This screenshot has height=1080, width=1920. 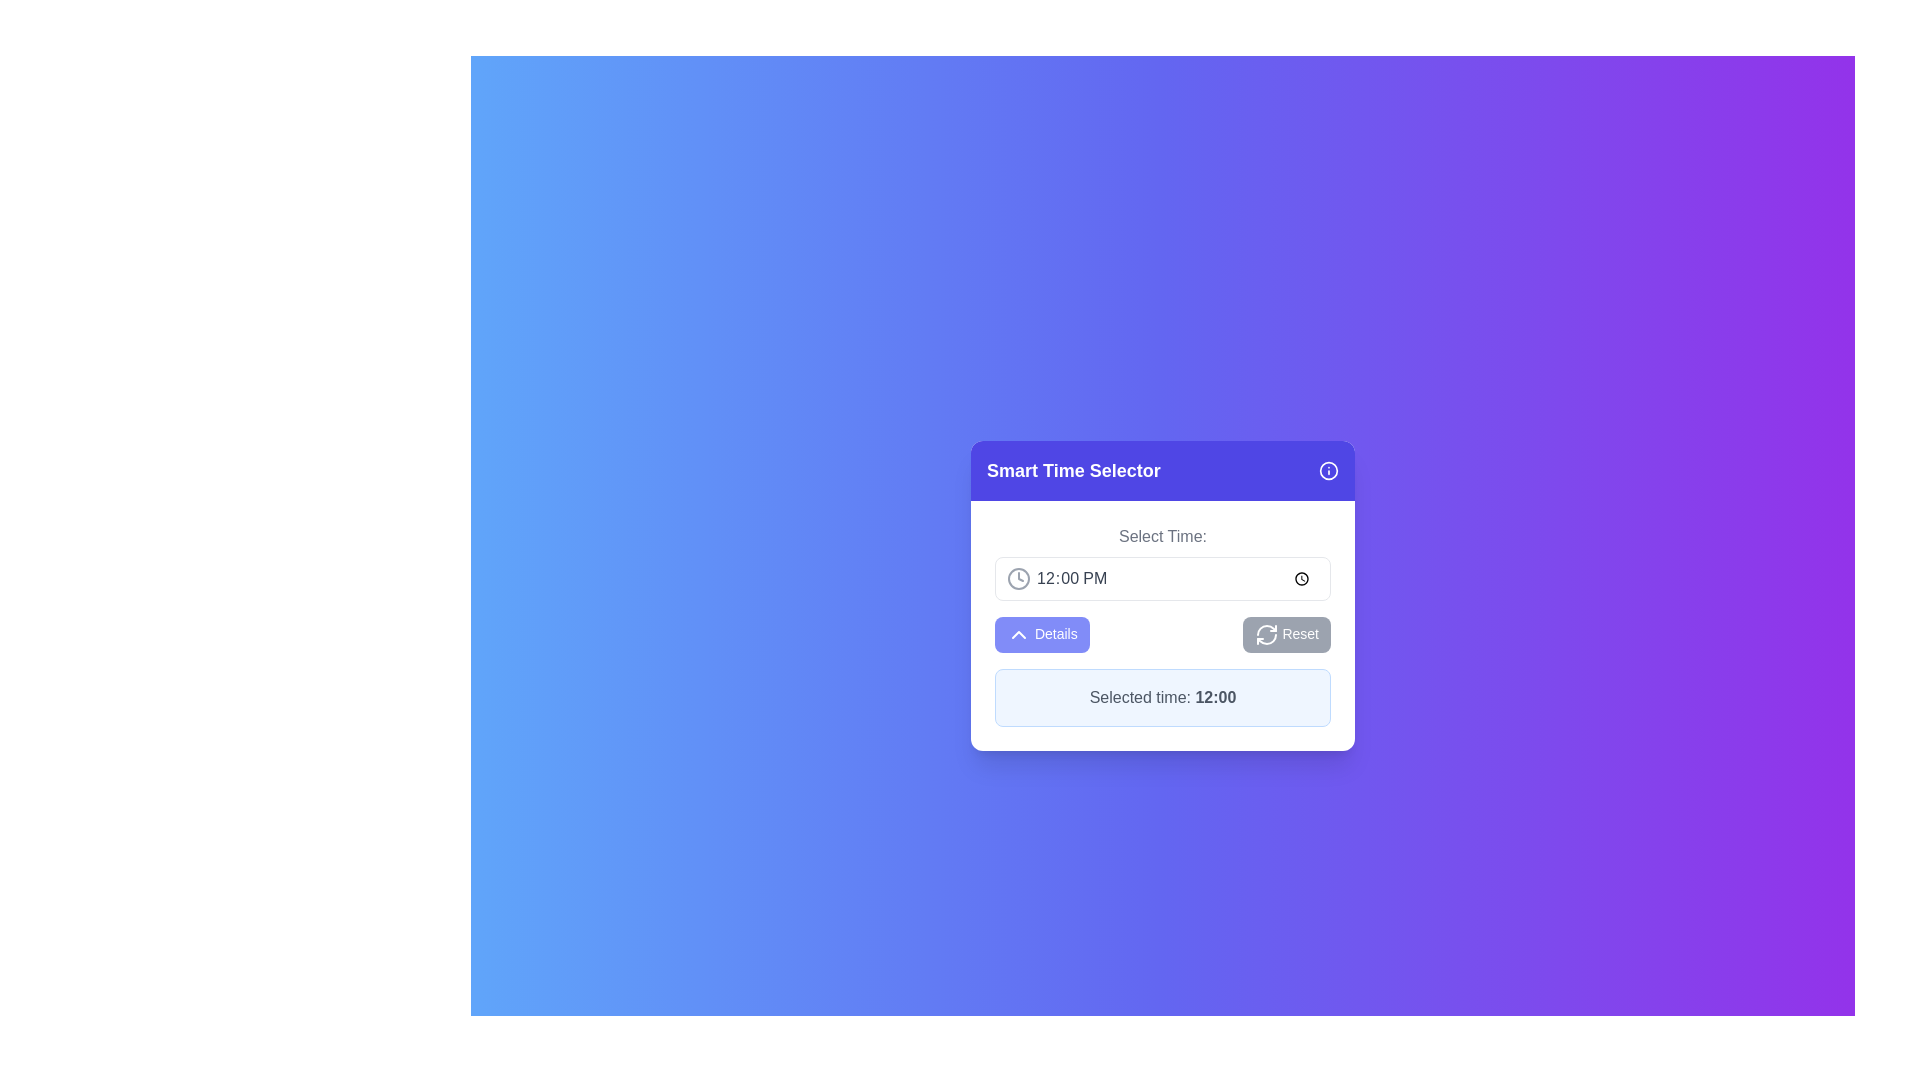 What do you see at coordinates (1018, 578) in the screenshot?
I see `the gray circular element that serves as the outline of the clock icon, which is centered within the clock illustration to the right of the '12:00 PM' time selection input field` at bounding box center [1018, 578].